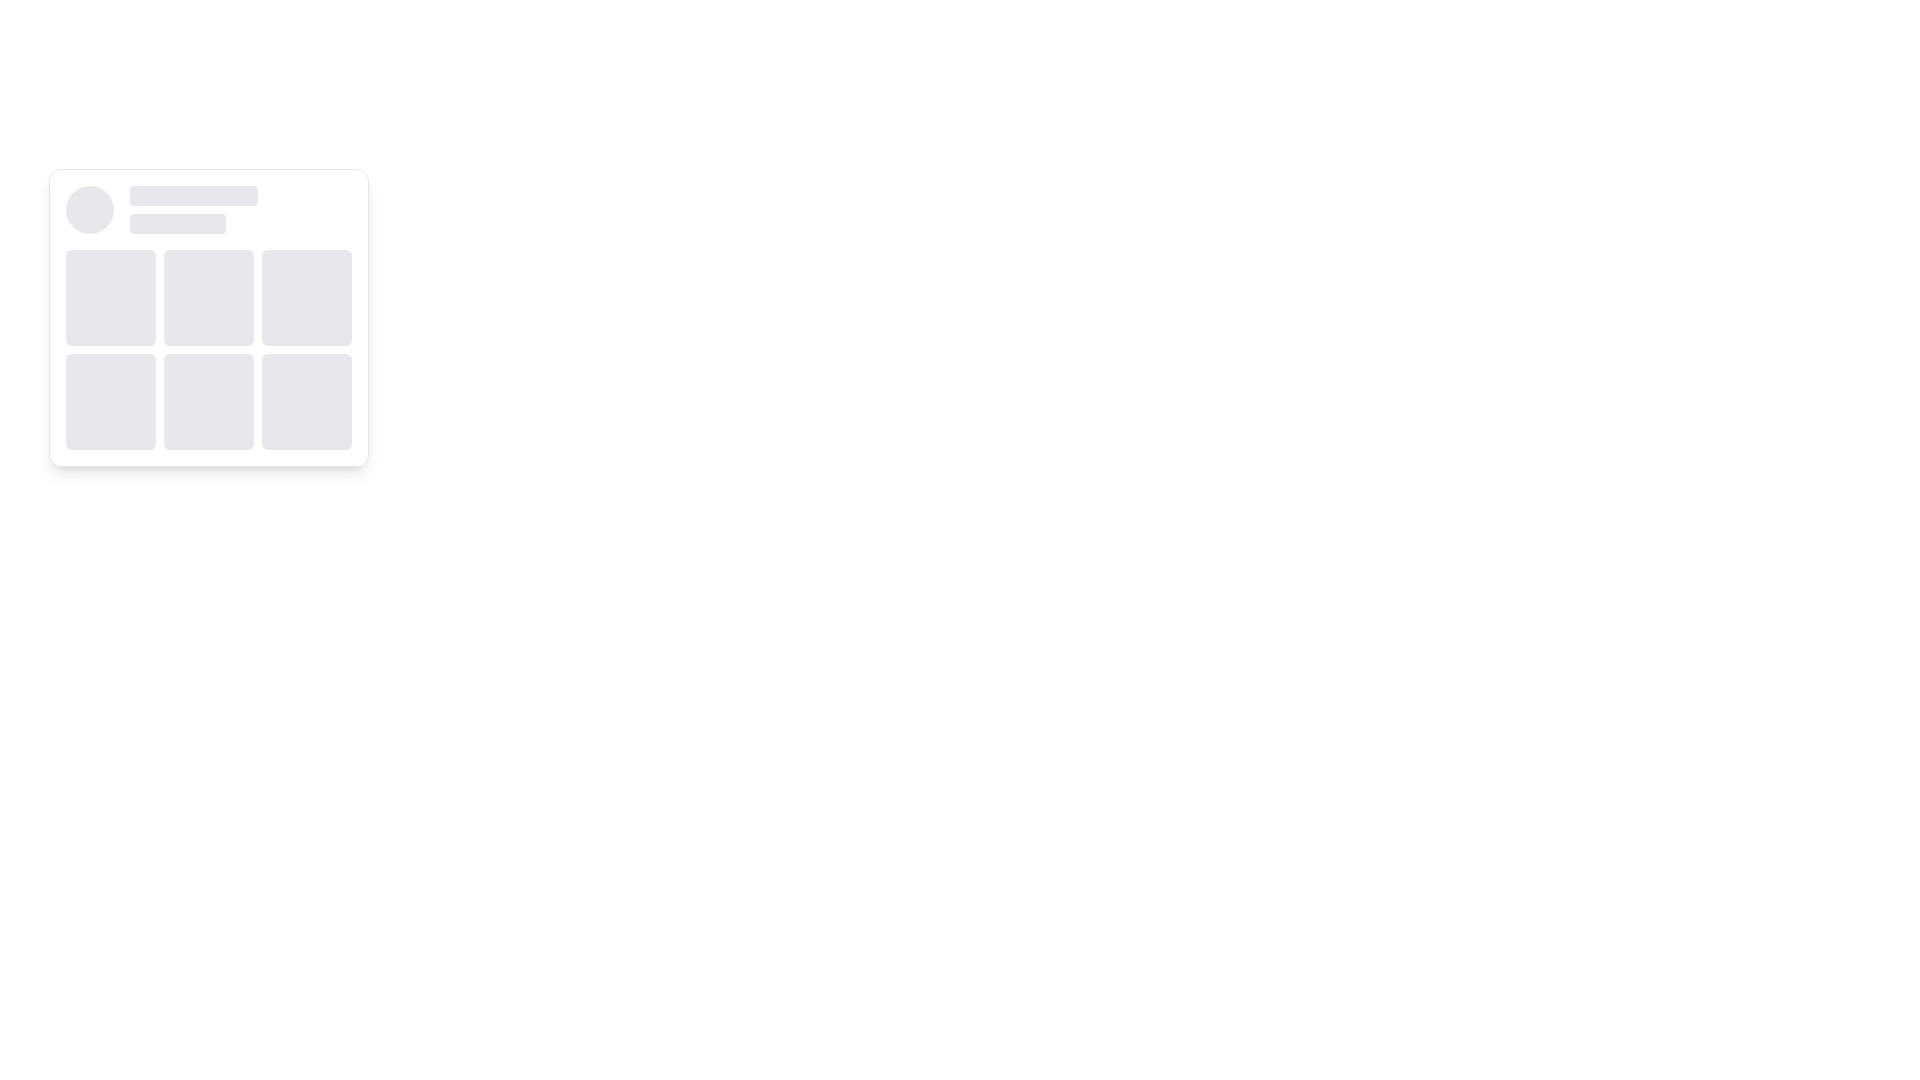 The image size is (1920, 1080). I want to click on the Placeholder box located at the top-left position of the grid layout, which indicates a loading or empty state, so click(109, 297).